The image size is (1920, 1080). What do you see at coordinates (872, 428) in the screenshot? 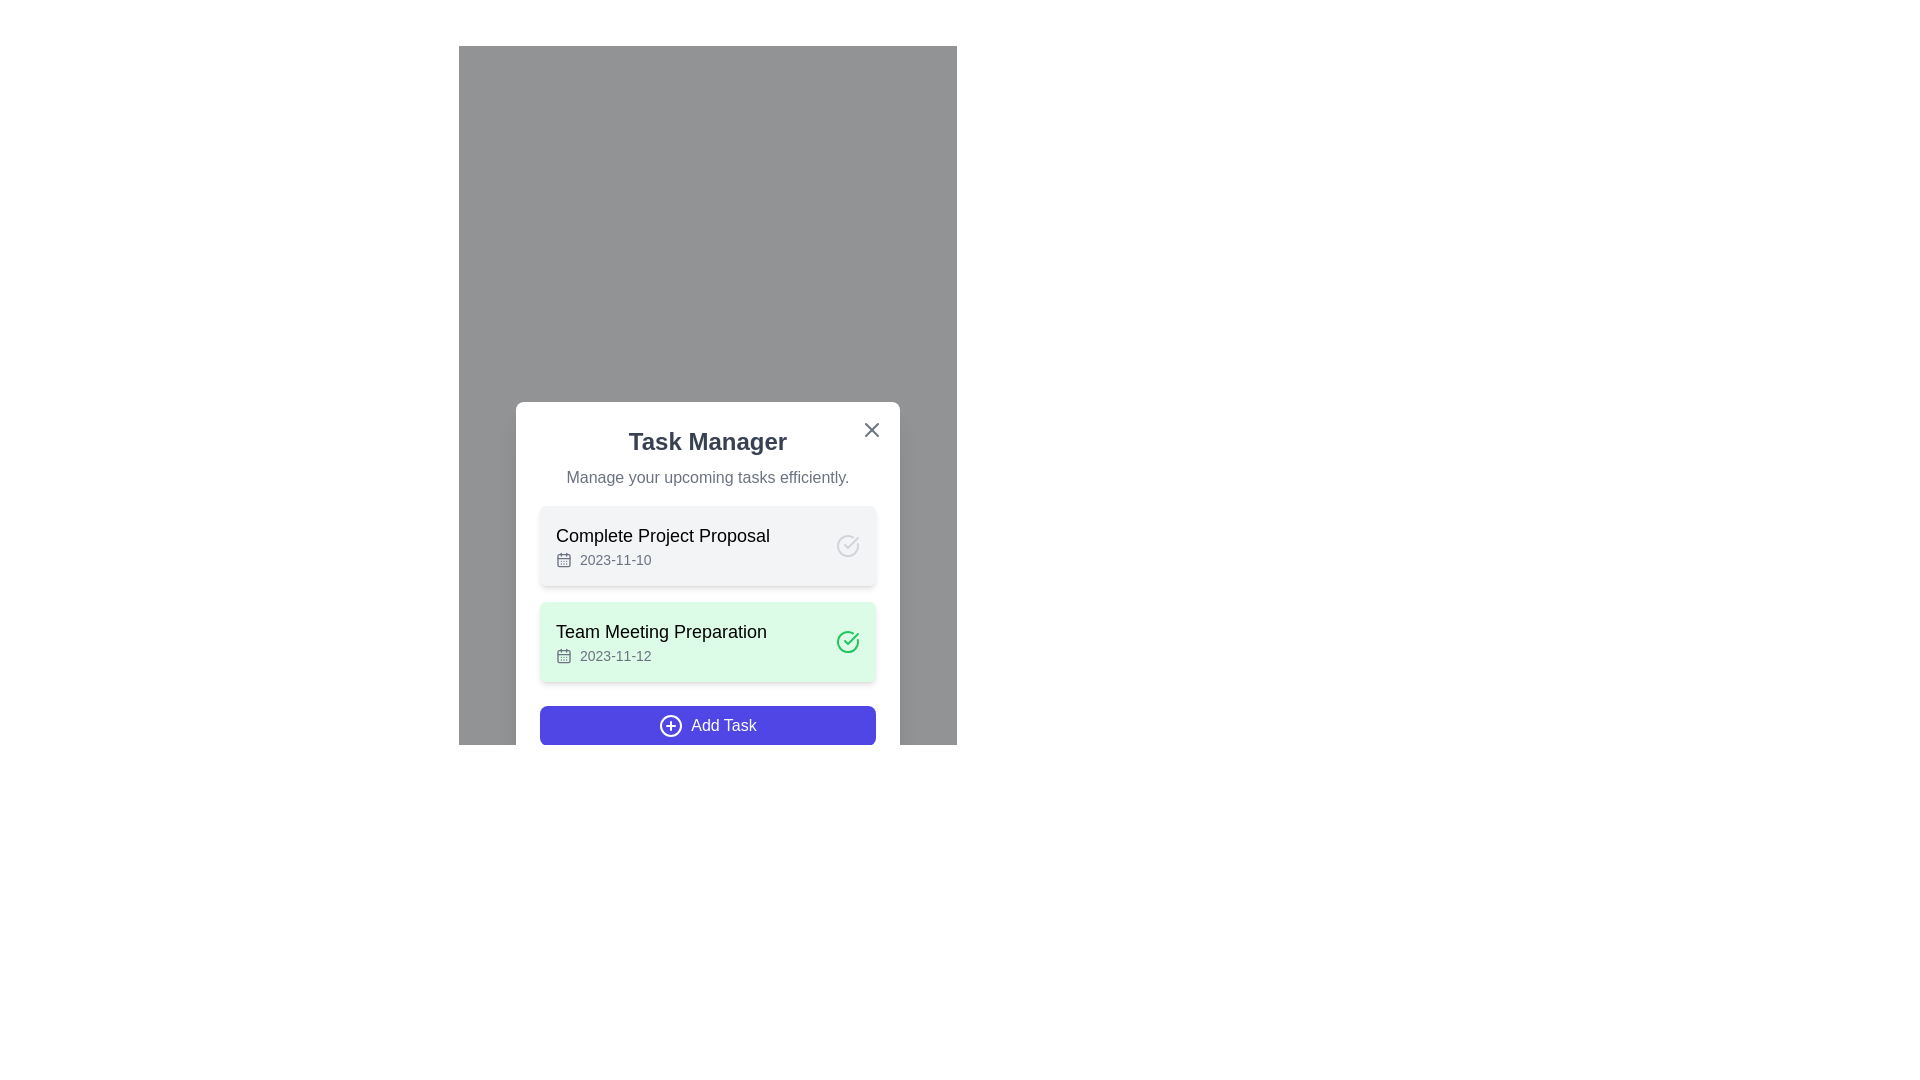
I see `the small 'X' icon button located at the top-right corner of the 'Task Manager' modal` at bounding box center [872, 428].